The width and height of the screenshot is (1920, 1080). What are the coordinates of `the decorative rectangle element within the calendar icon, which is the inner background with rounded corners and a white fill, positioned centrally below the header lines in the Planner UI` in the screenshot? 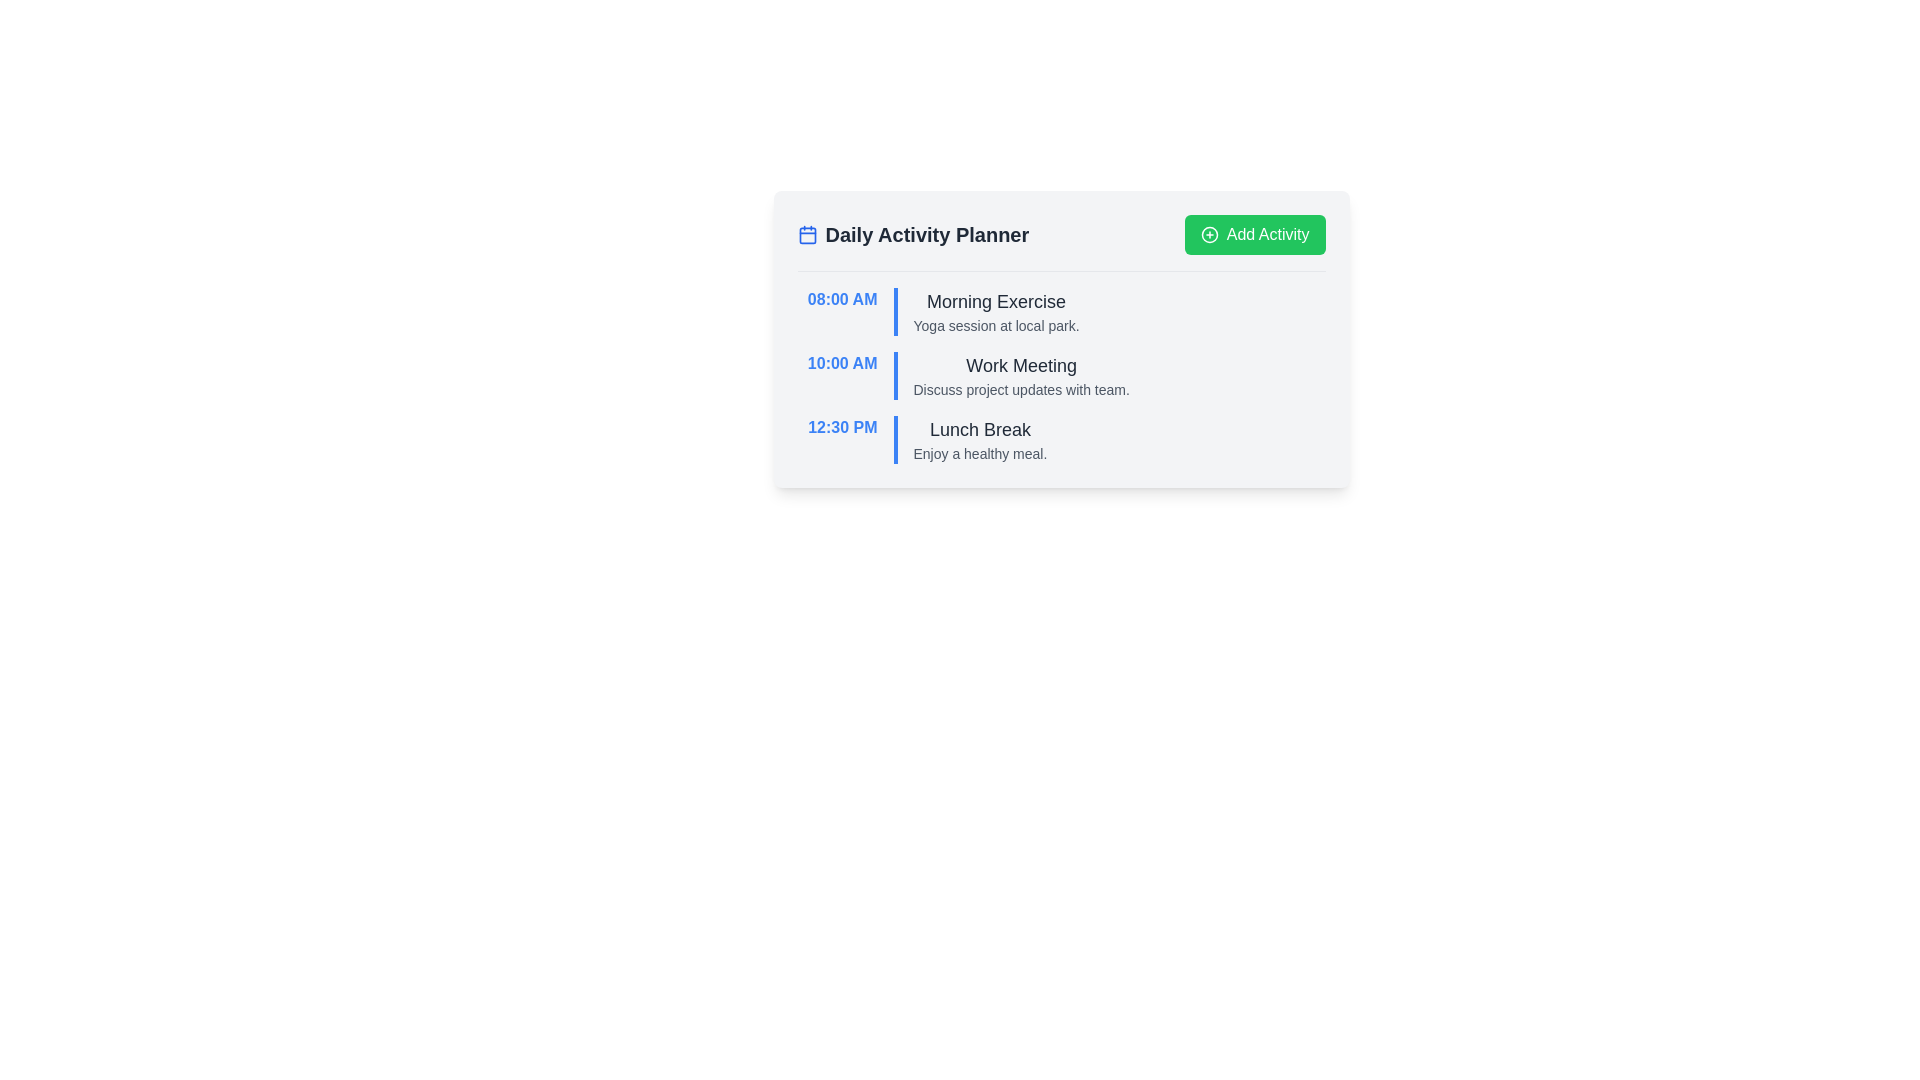 It's located at (807, 234).